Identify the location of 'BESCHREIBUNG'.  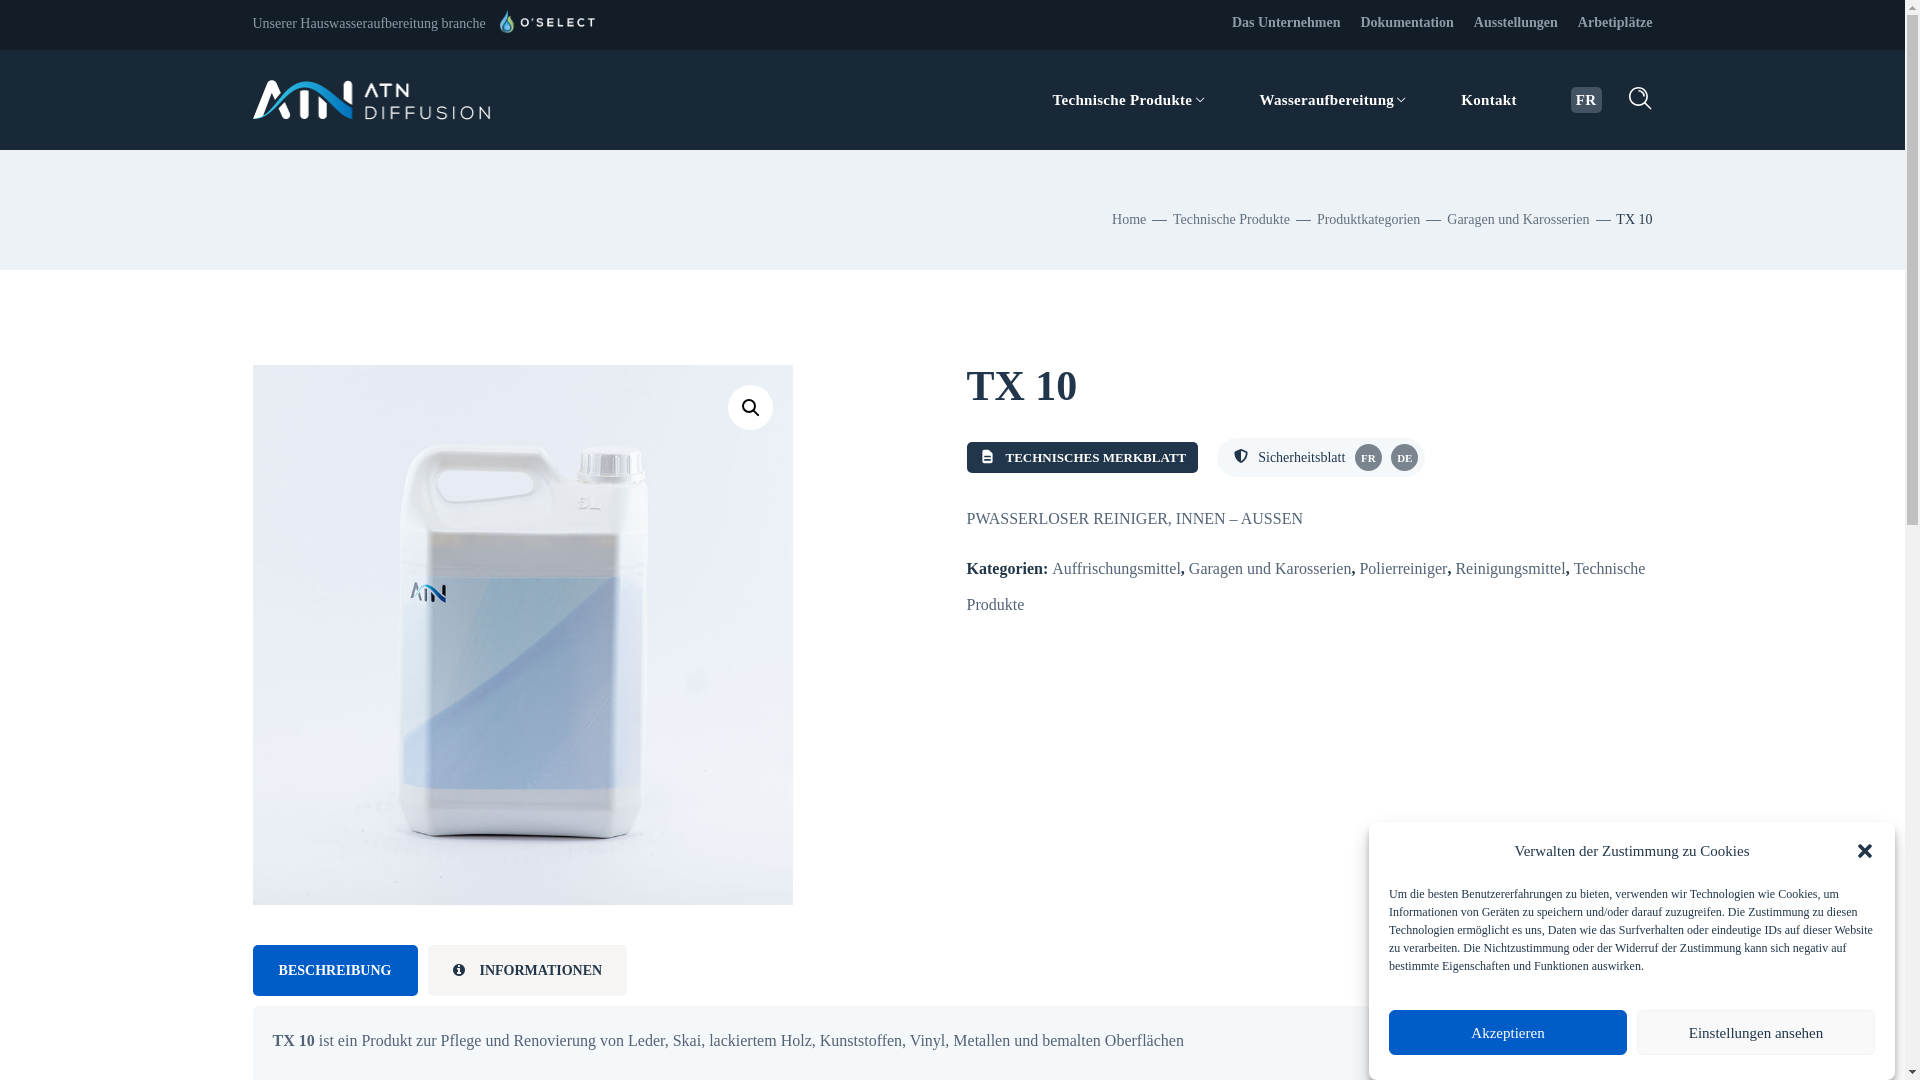
(334, 969).